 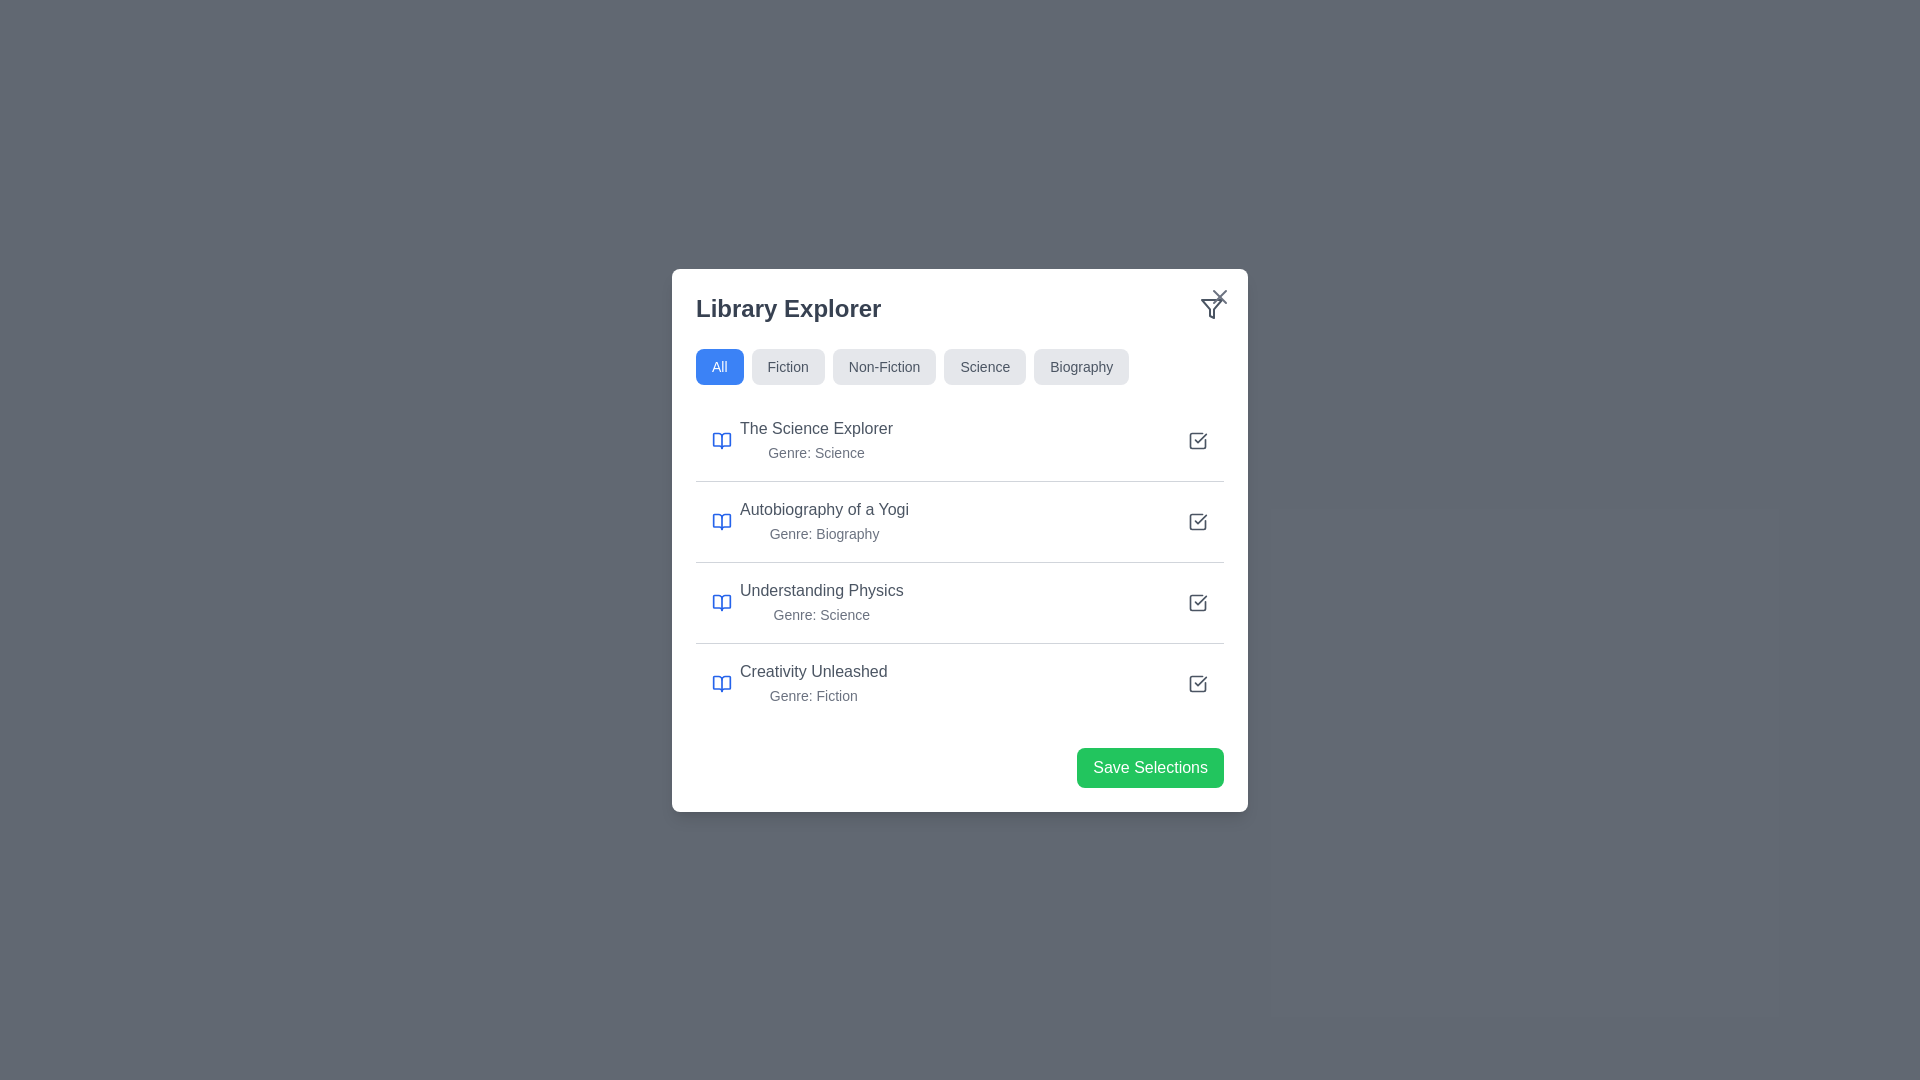 What do you see at coordinates (1198, 681) in the screenshot?
I see `the interactive checkbox with a blue and gray hue, containing a checkmark icon, located to the right of the item row titled 'Creativity Unleashed: Genre: Fiction', which is the fourth checkbox among similar elements` at bounding box center [1198, 681].